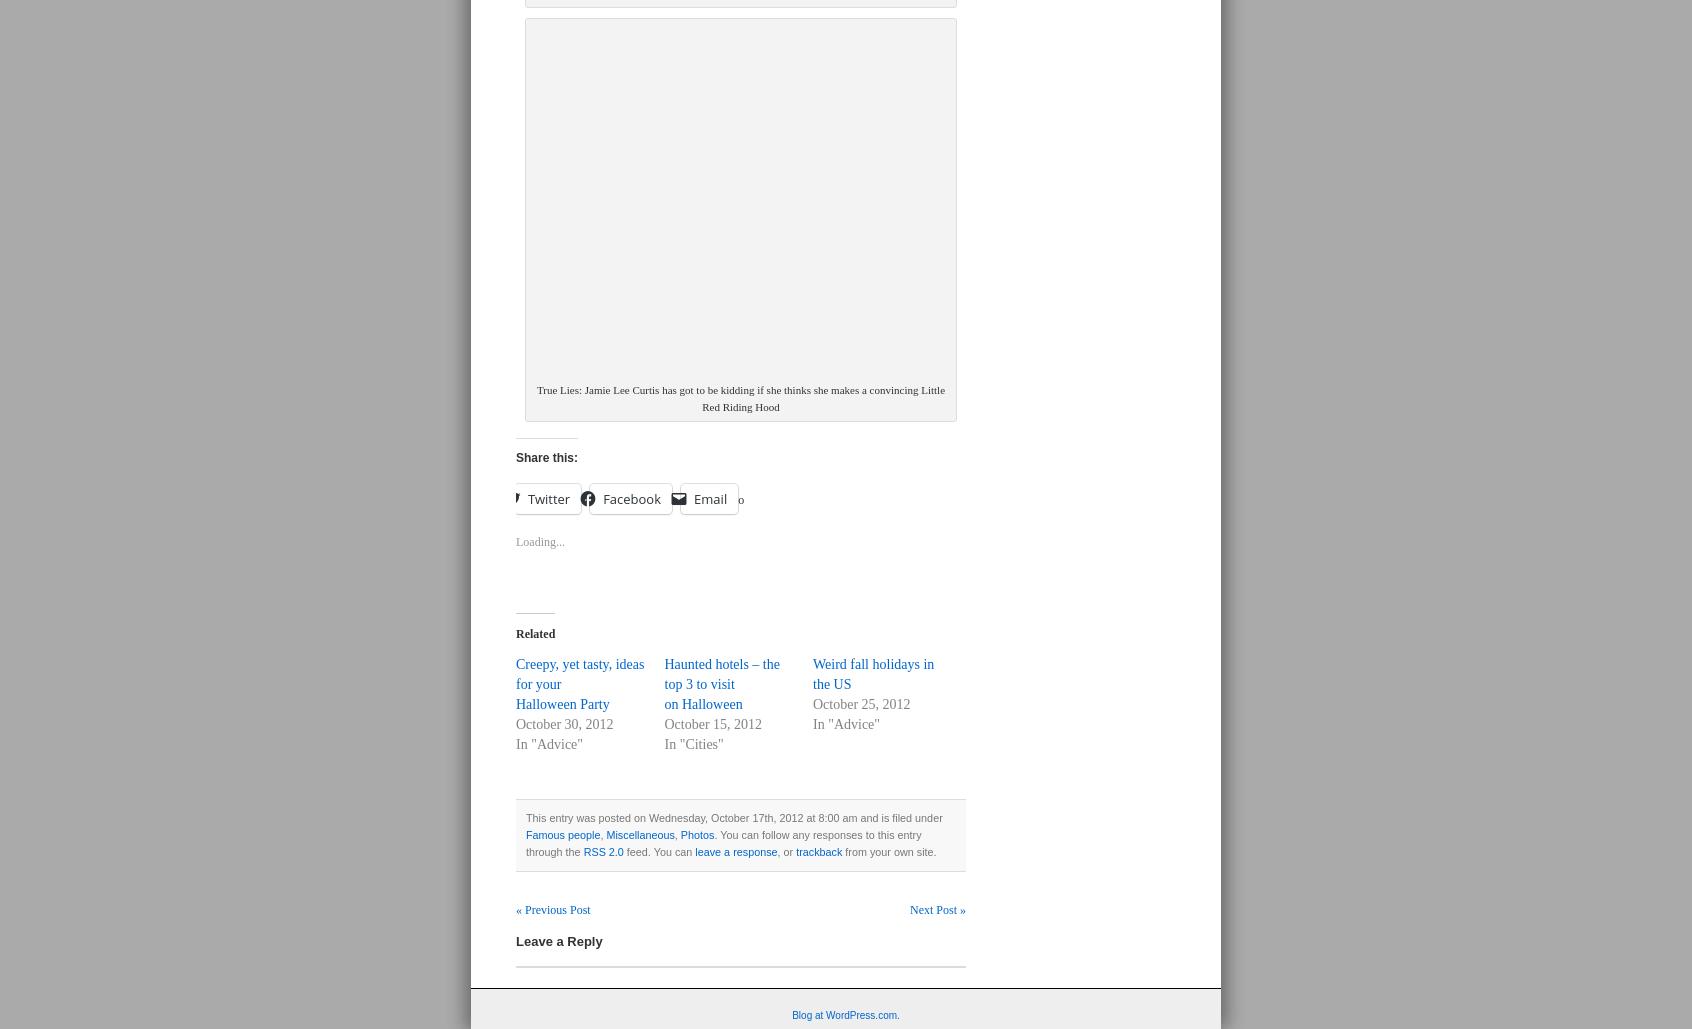  What do you see at coordinates (845, 1013) in the screenshot?
I see `'Blog at WordPress.com.'` at bounding box center [845, 1013].